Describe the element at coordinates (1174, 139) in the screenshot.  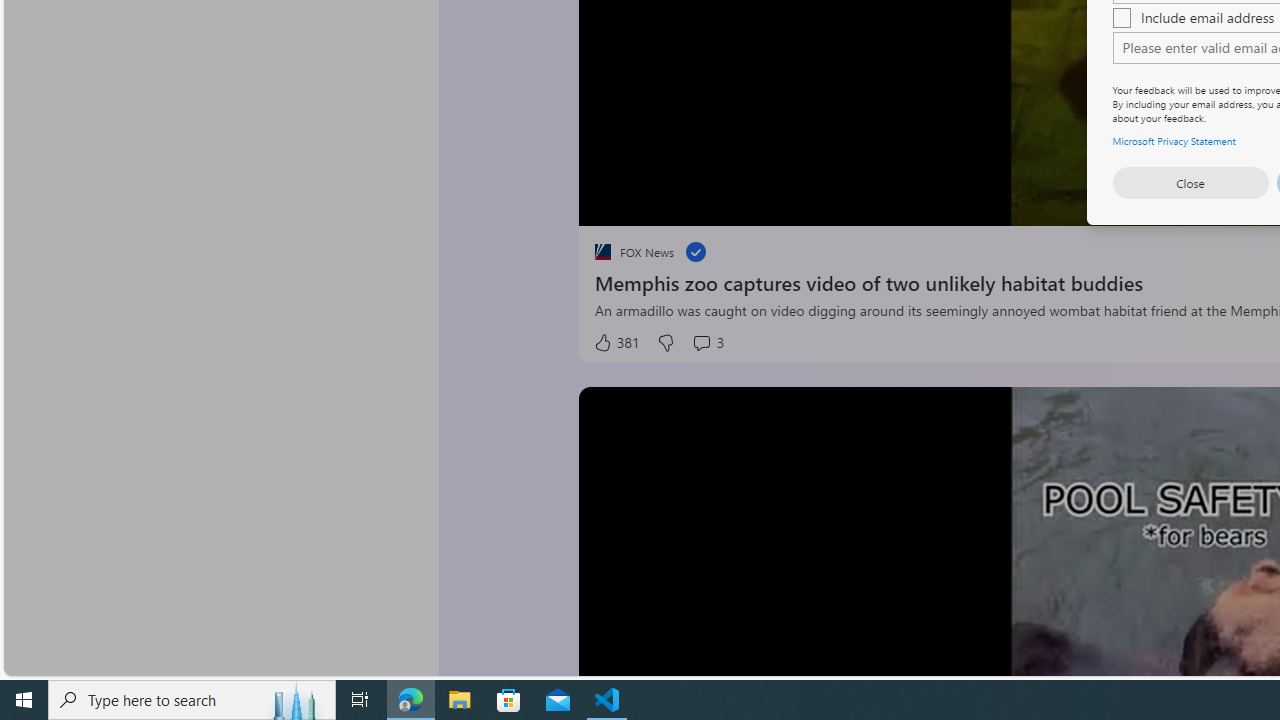
I see `'Microsoft Privacy Statement'` at that location.